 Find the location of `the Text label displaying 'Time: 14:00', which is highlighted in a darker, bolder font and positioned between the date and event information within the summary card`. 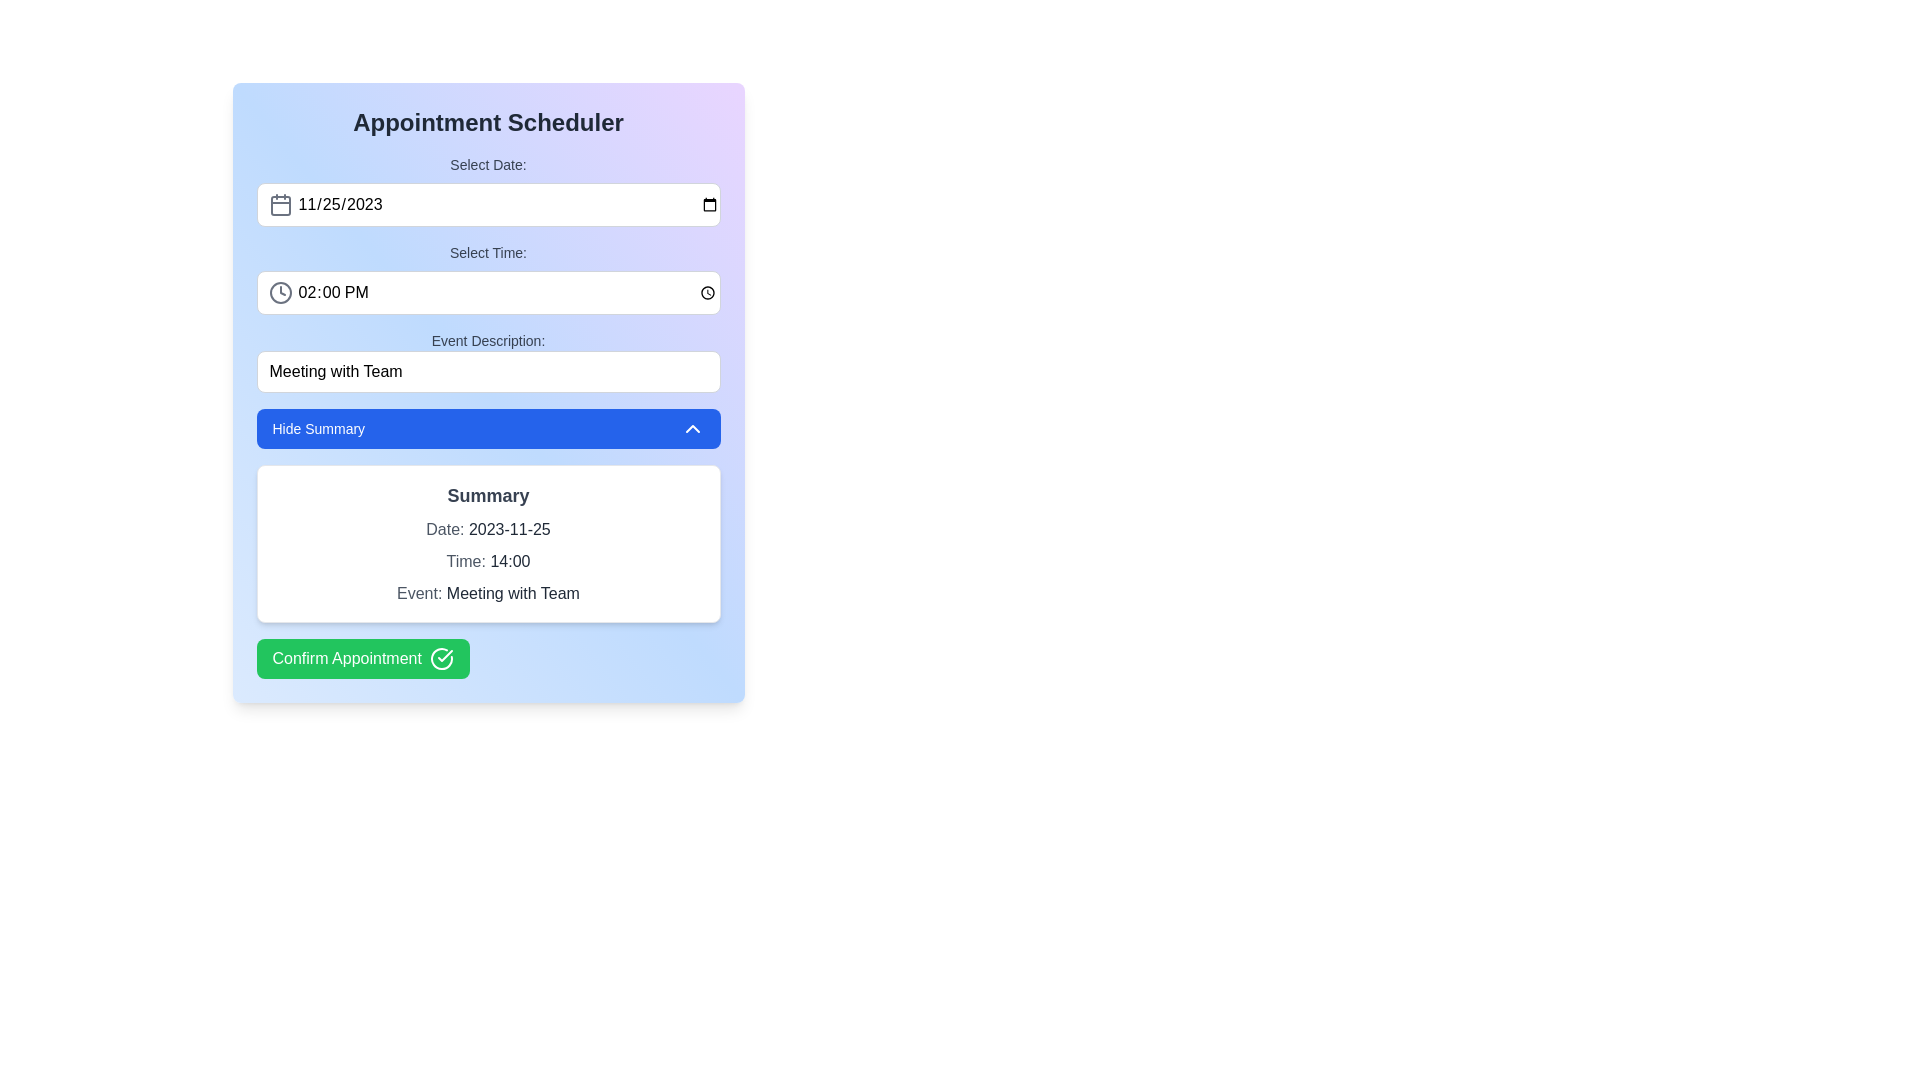

the Text label displaying 'Time: 14:00', which is highlighted in a darker, bolder font and positioned between the date and event information within the summary card is located at coordinates (488, 562).